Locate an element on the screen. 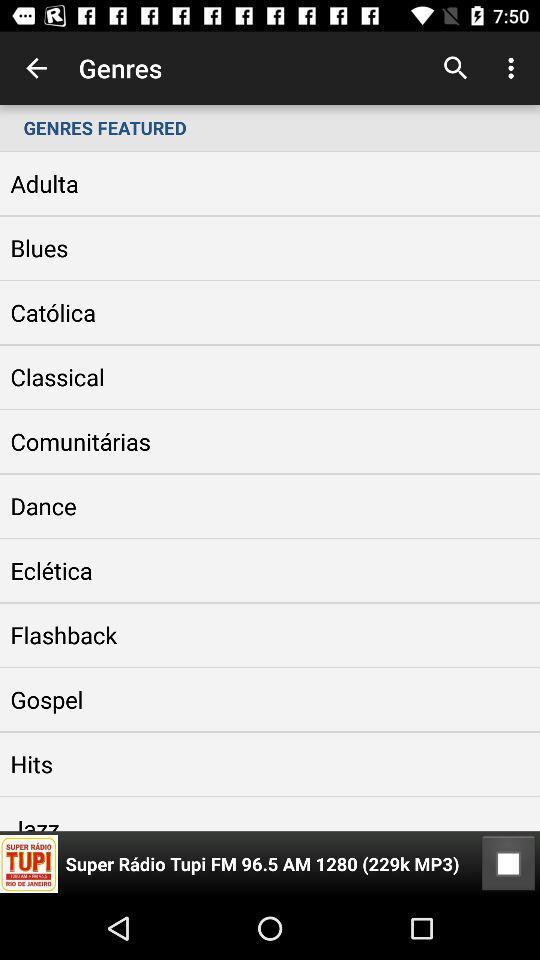 The image size is (540, 960). the app to the left of the genres icon is located at coordinates (36, 68).